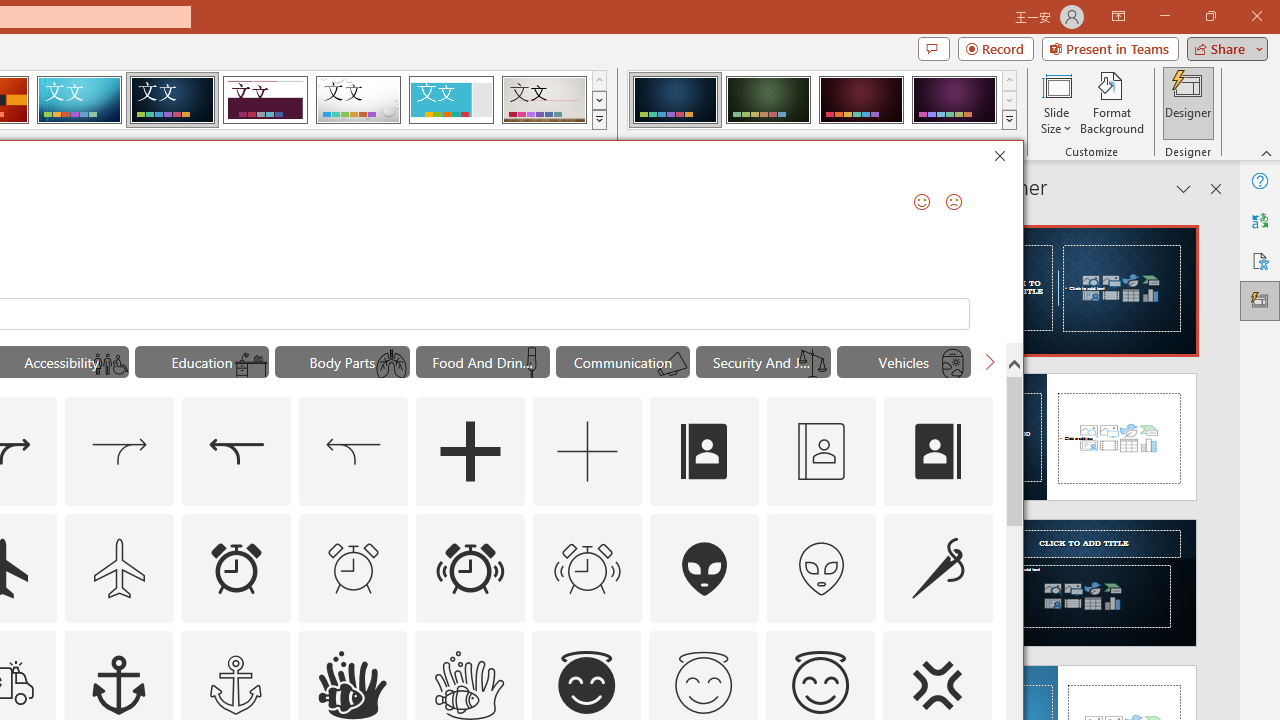  I want to click on 'Droplet', so click(358, 100).